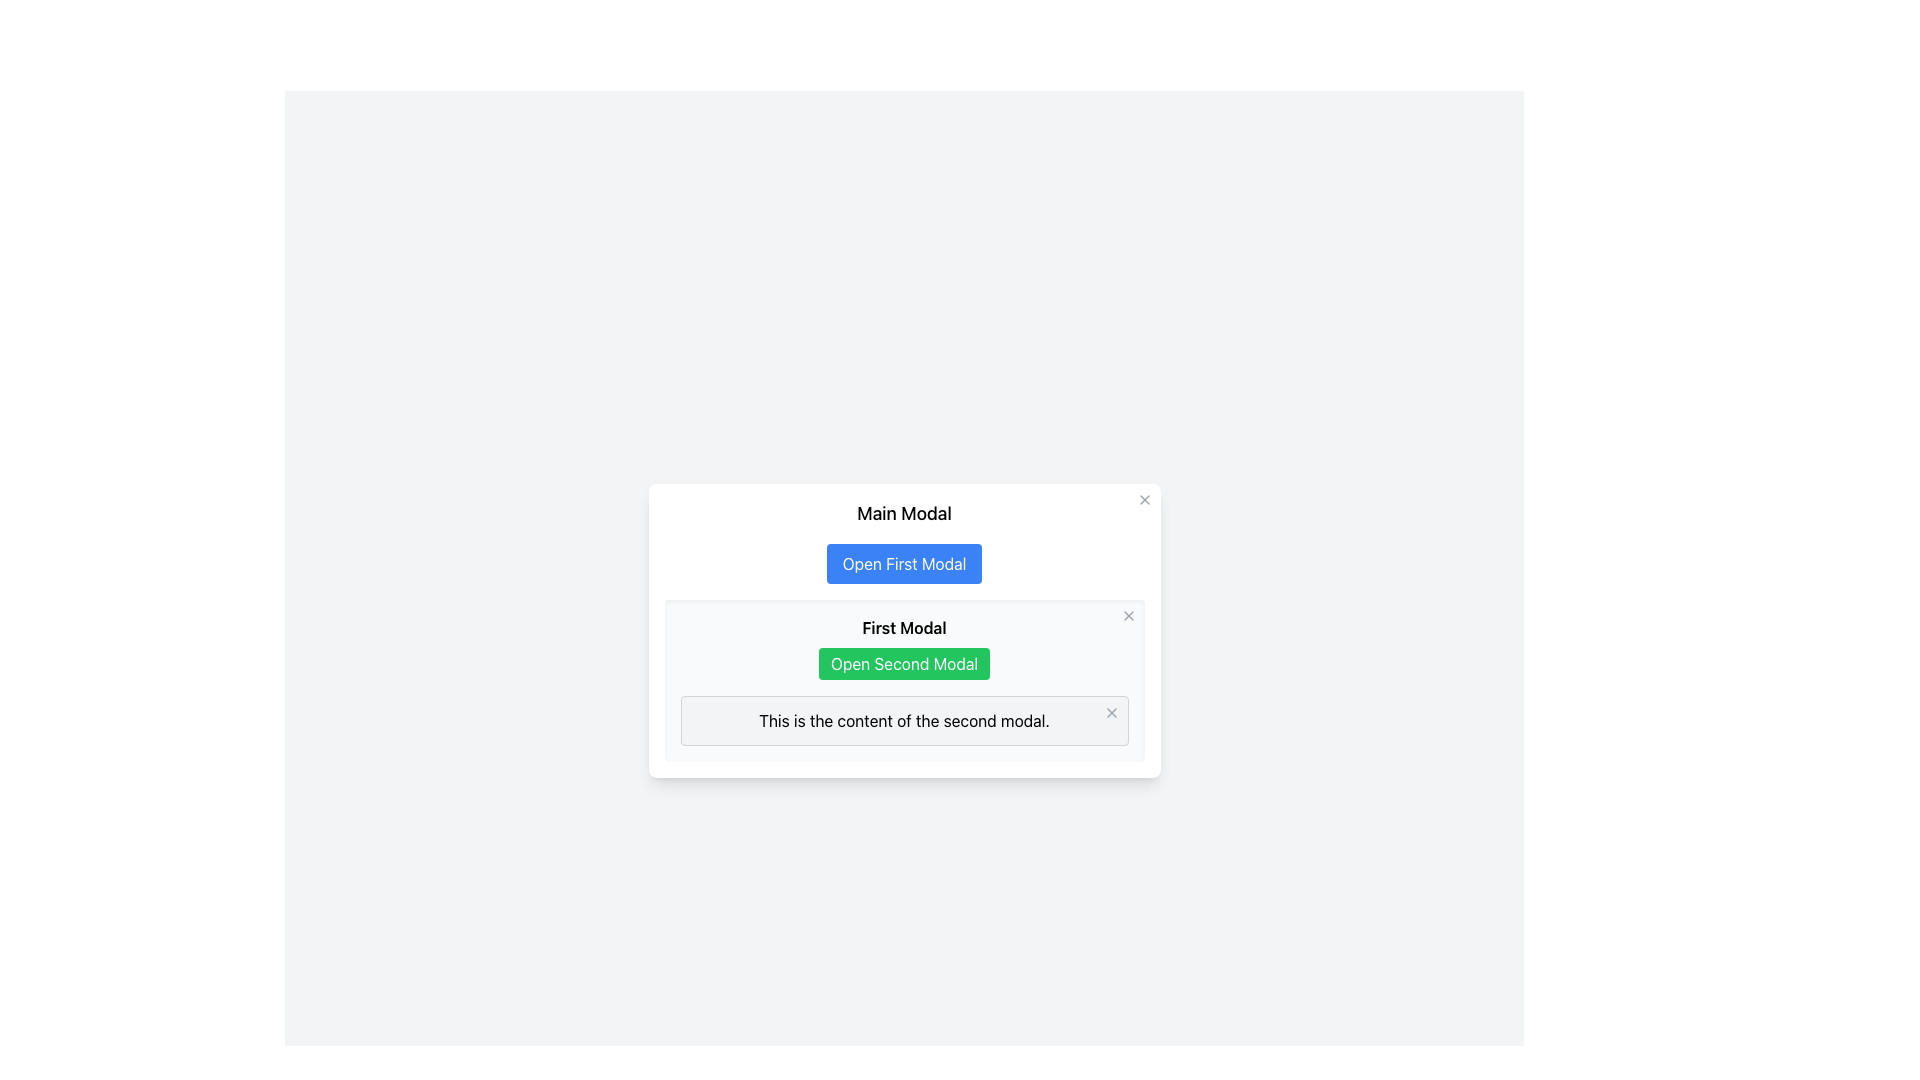  Describe the element at coordinates (903, 563) in the screenshot. I see `the rounded rectangular button labeled 'Open First Modal' that is located directly beneath the 'Main Modal' heading` at that location.